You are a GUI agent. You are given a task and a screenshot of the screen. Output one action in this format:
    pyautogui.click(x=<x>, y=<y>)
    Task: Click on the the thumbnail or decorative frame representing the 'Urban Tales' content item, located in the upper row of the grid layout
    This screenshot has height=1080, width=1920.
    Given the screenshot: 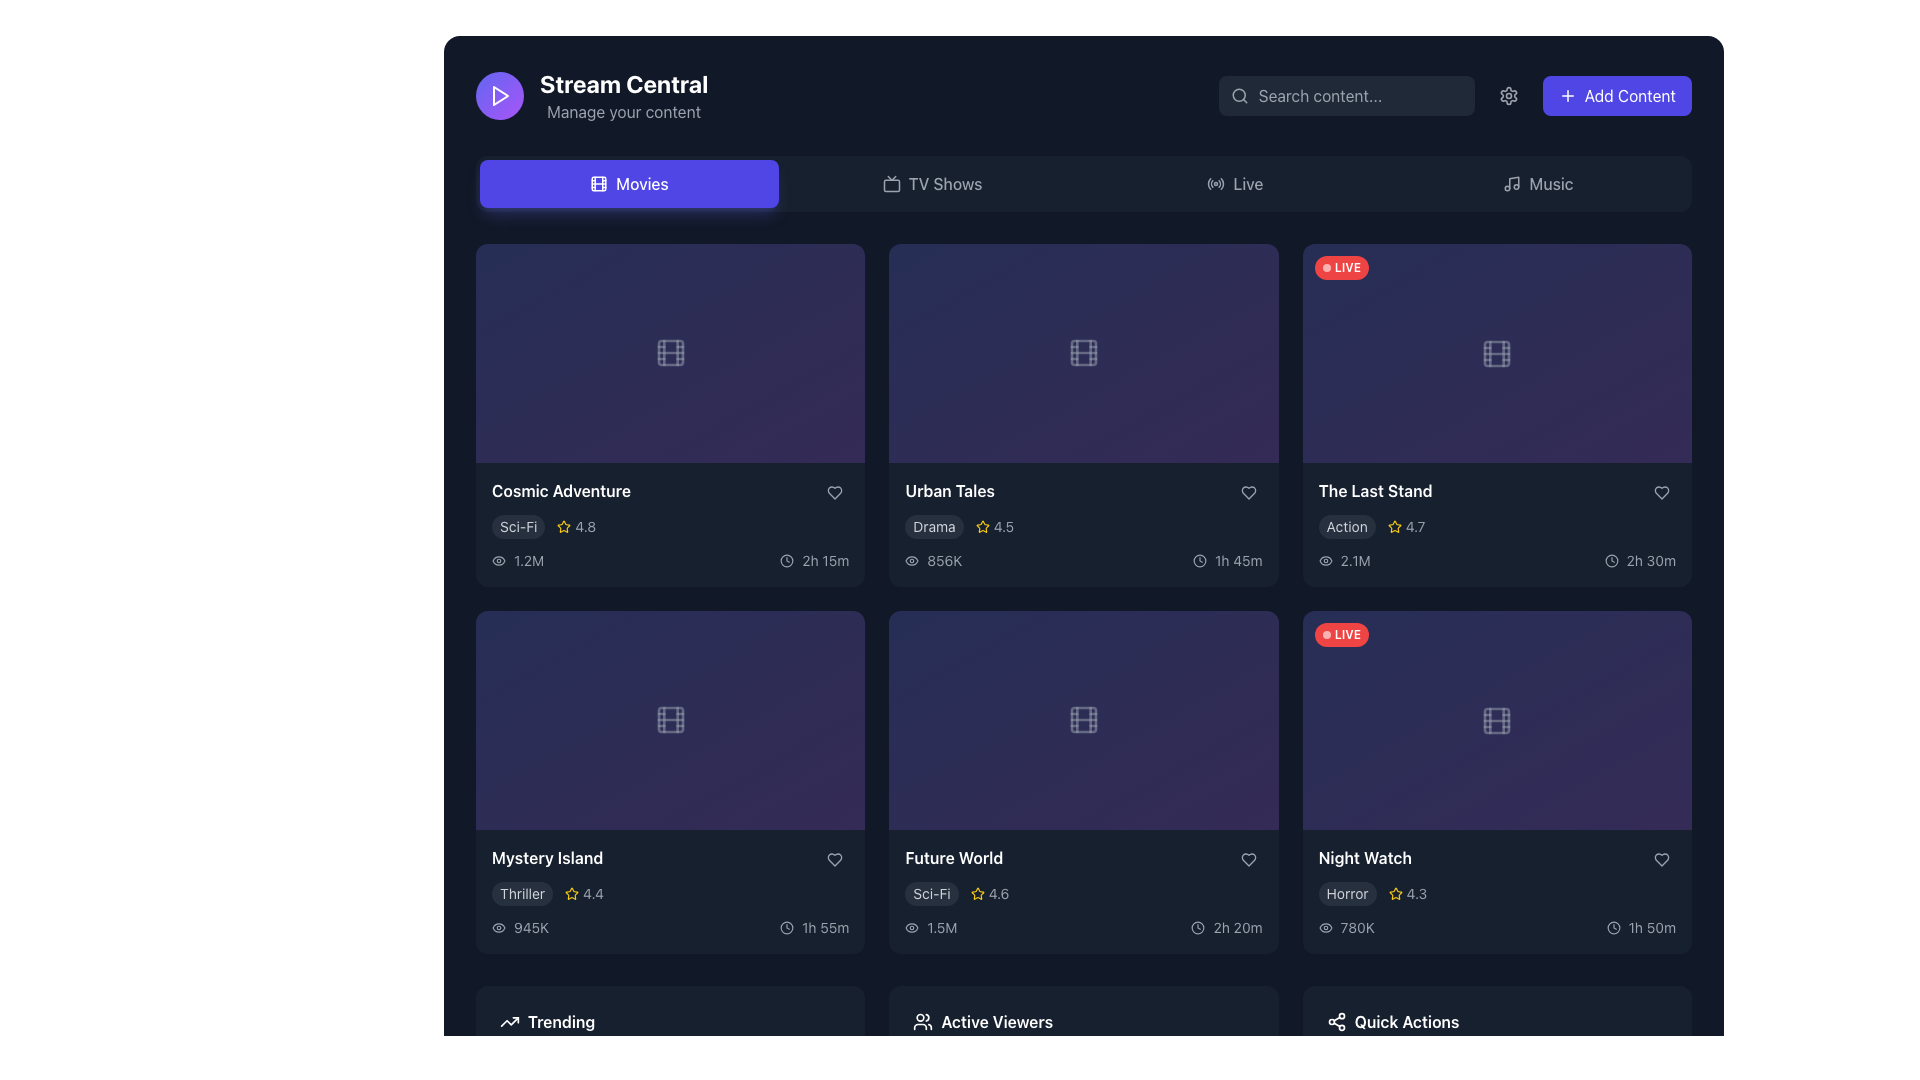 What is the action you would take?
    pyautogui.click(x=1083, y=352)
    